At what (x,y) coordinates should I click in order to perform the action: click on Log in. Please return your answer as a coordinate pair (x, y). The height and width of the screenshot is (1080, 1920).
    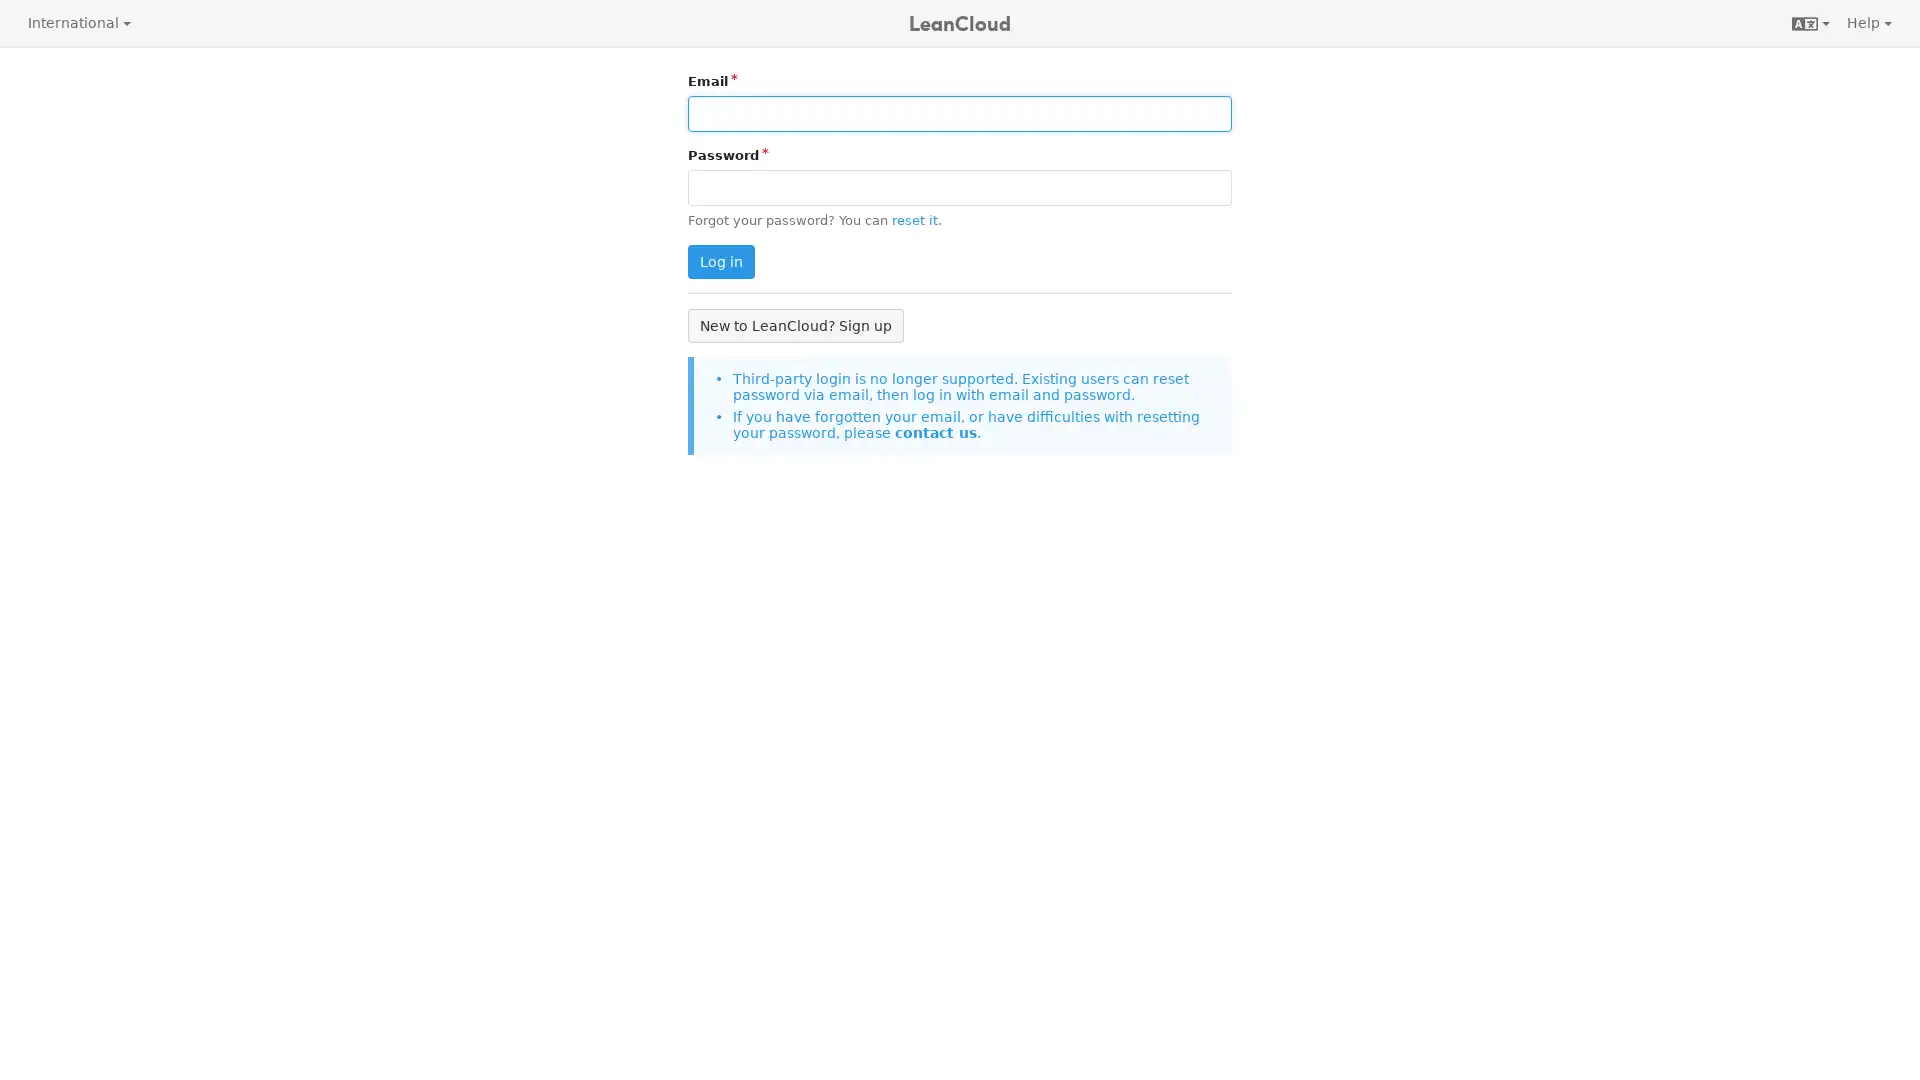
    Looking at the image, I should click on (720, 261).